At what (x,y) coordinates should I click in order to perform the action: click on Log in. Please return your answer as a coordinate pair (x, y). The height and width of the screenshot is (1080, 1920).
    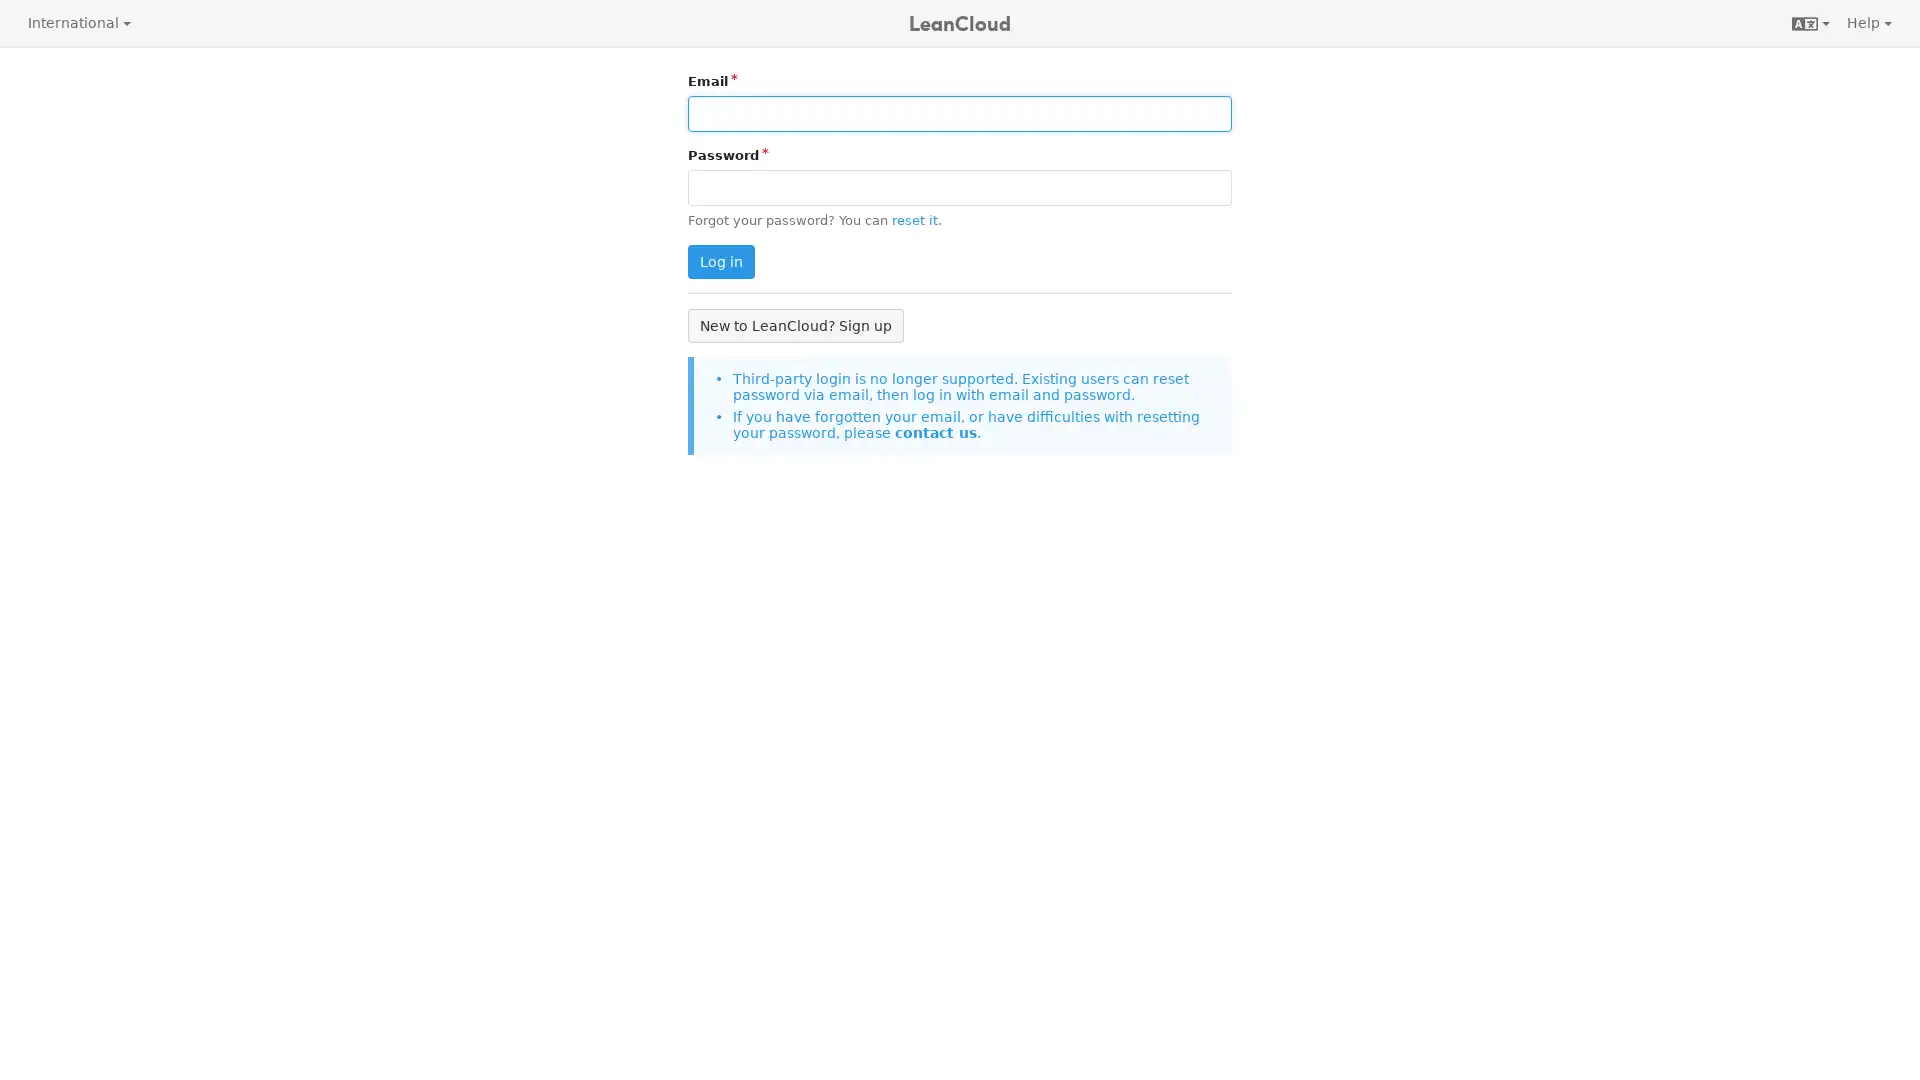
    Looking at the image, I should click on (720, 261).